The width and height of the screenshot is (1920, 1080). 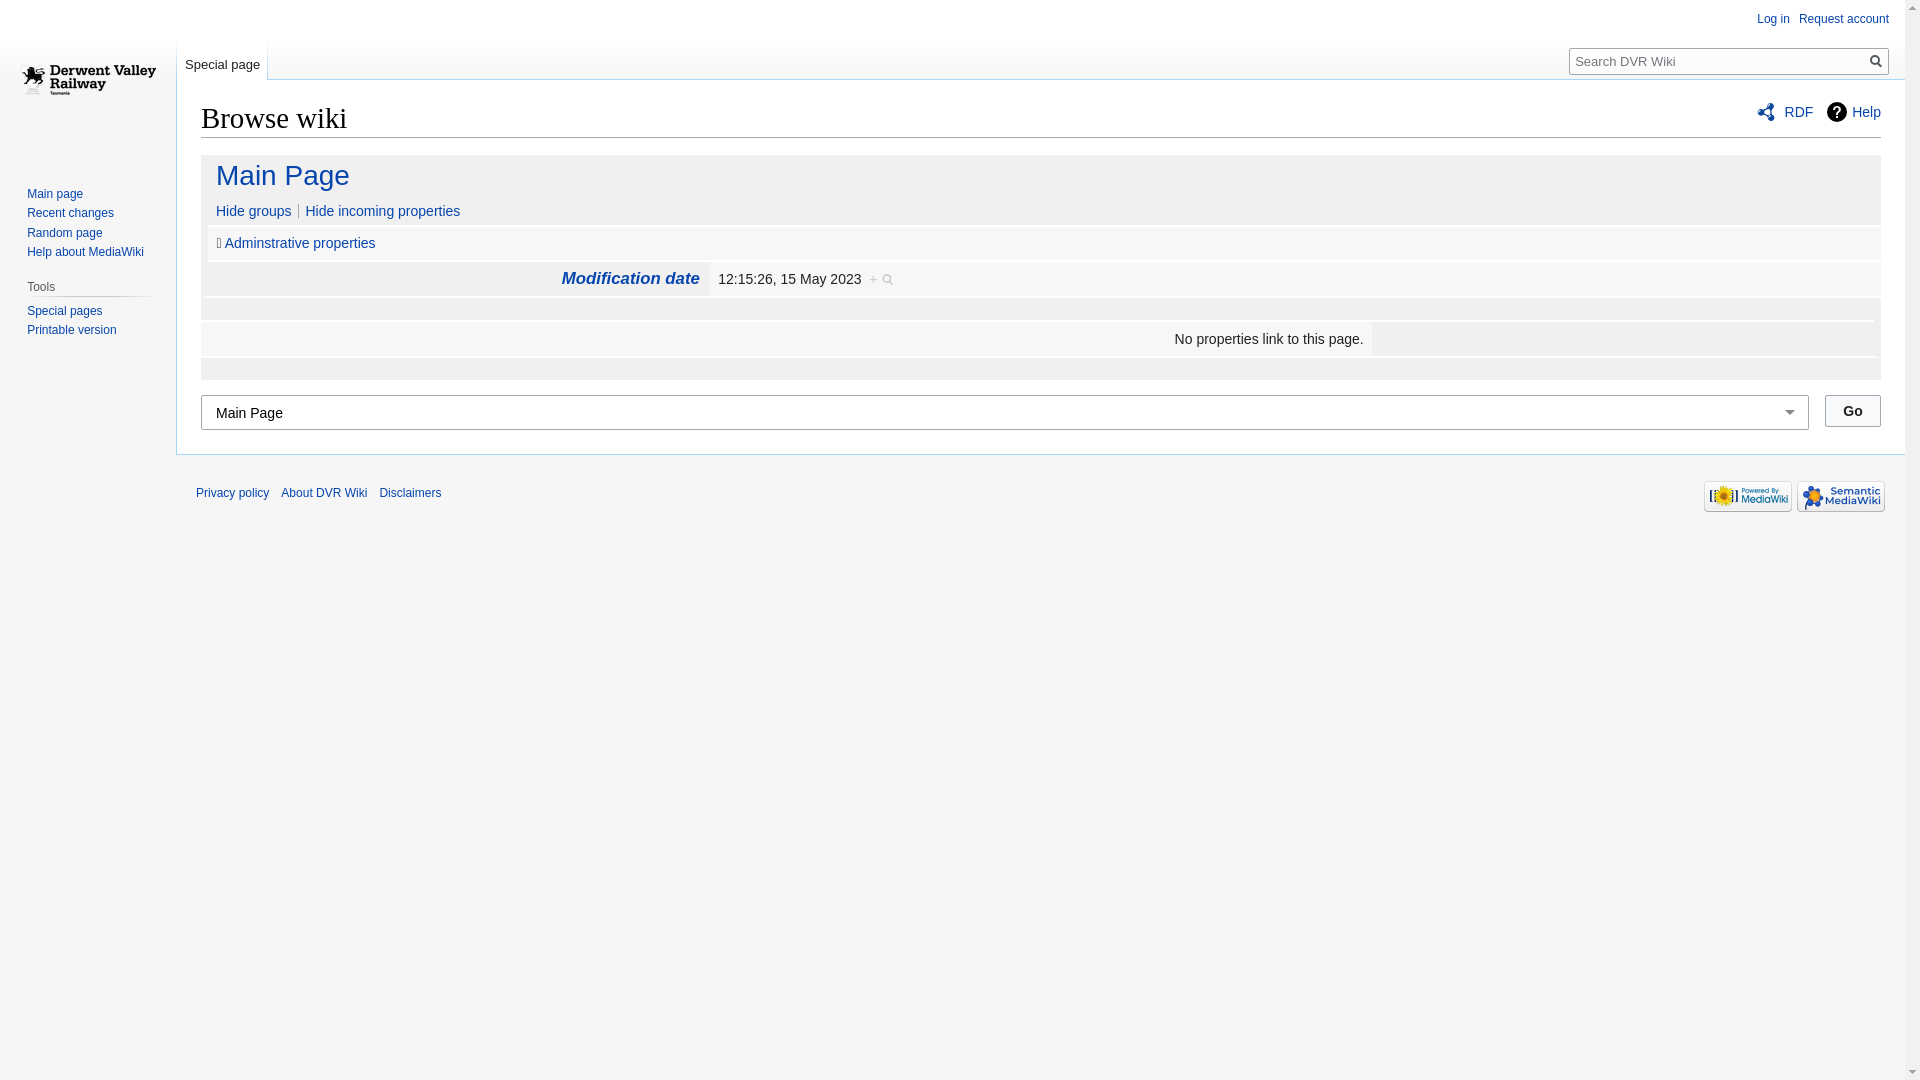 What do you see at coordinates (1842, 19) in the screenshot?
I see `'Request account'` at bounding box center [1842, 19].